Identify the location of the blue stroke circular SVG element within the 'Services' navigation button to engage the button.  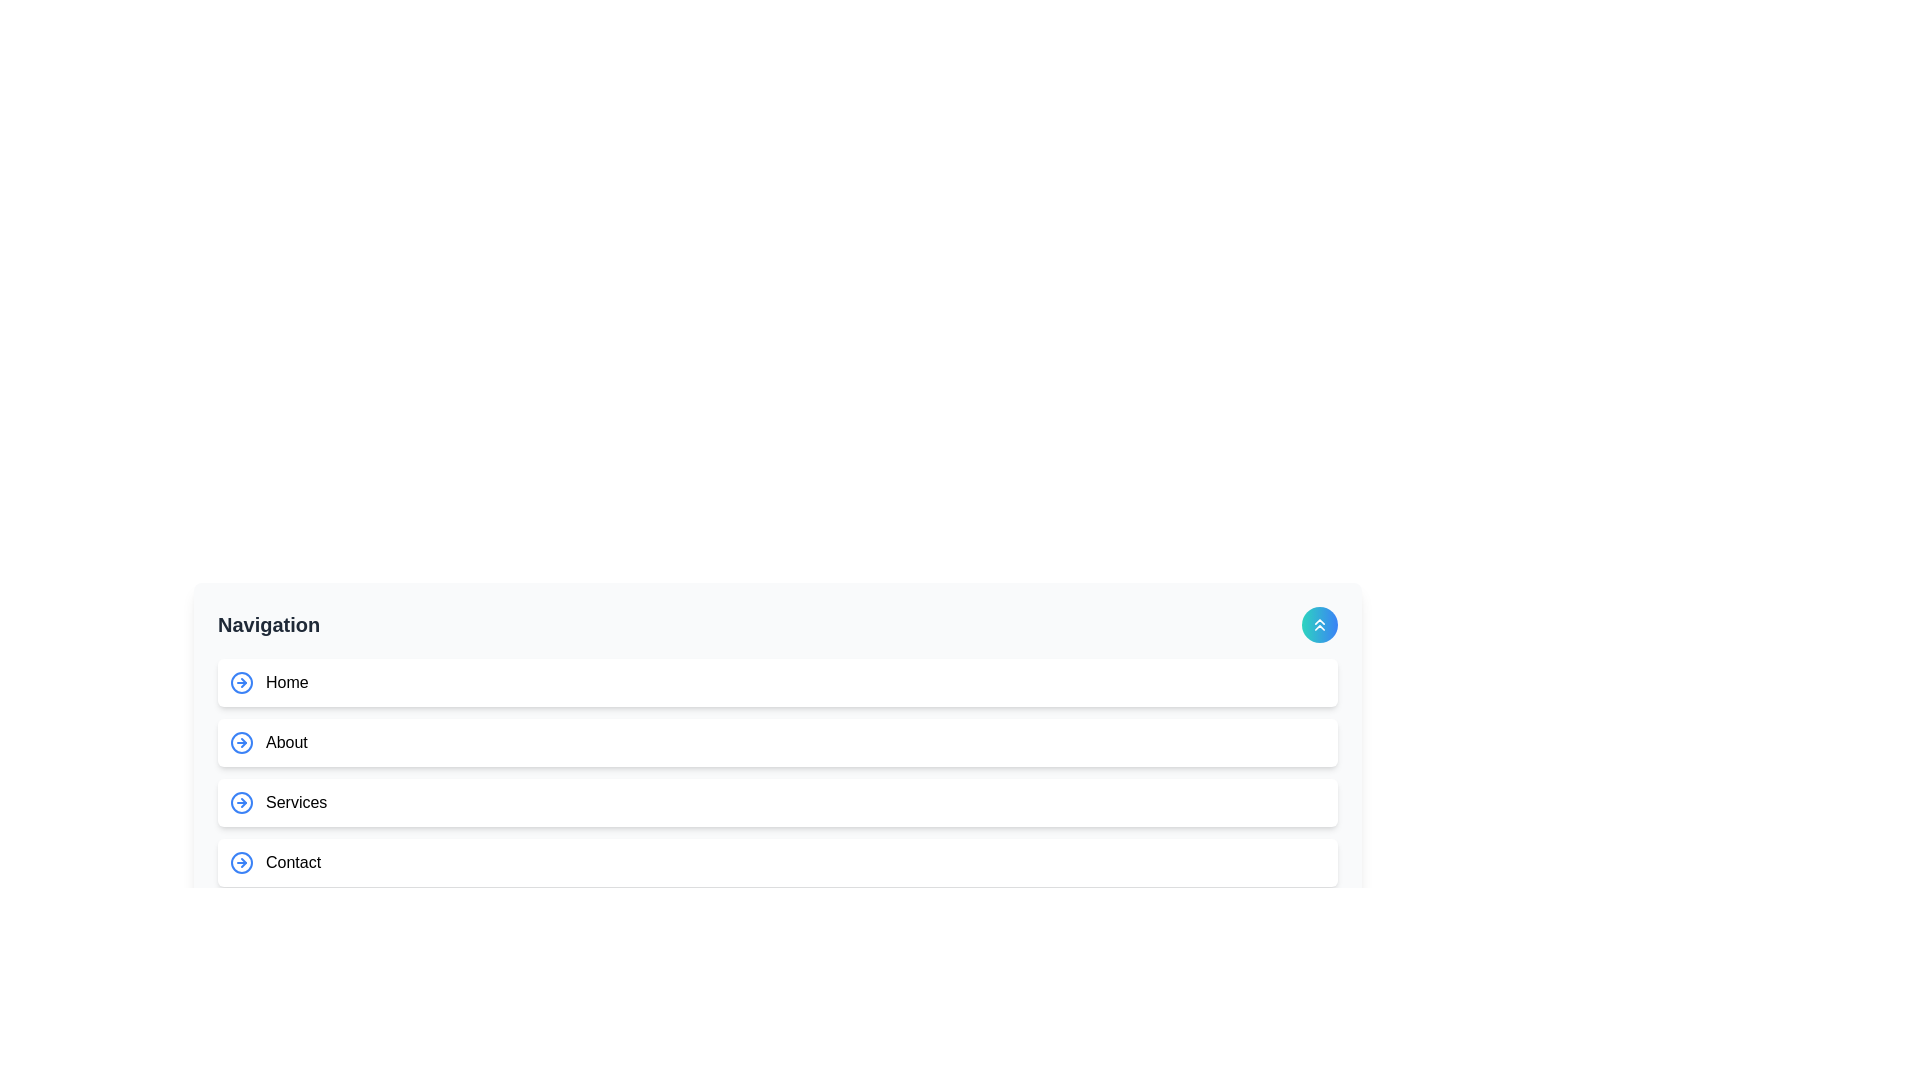
(240, 801).